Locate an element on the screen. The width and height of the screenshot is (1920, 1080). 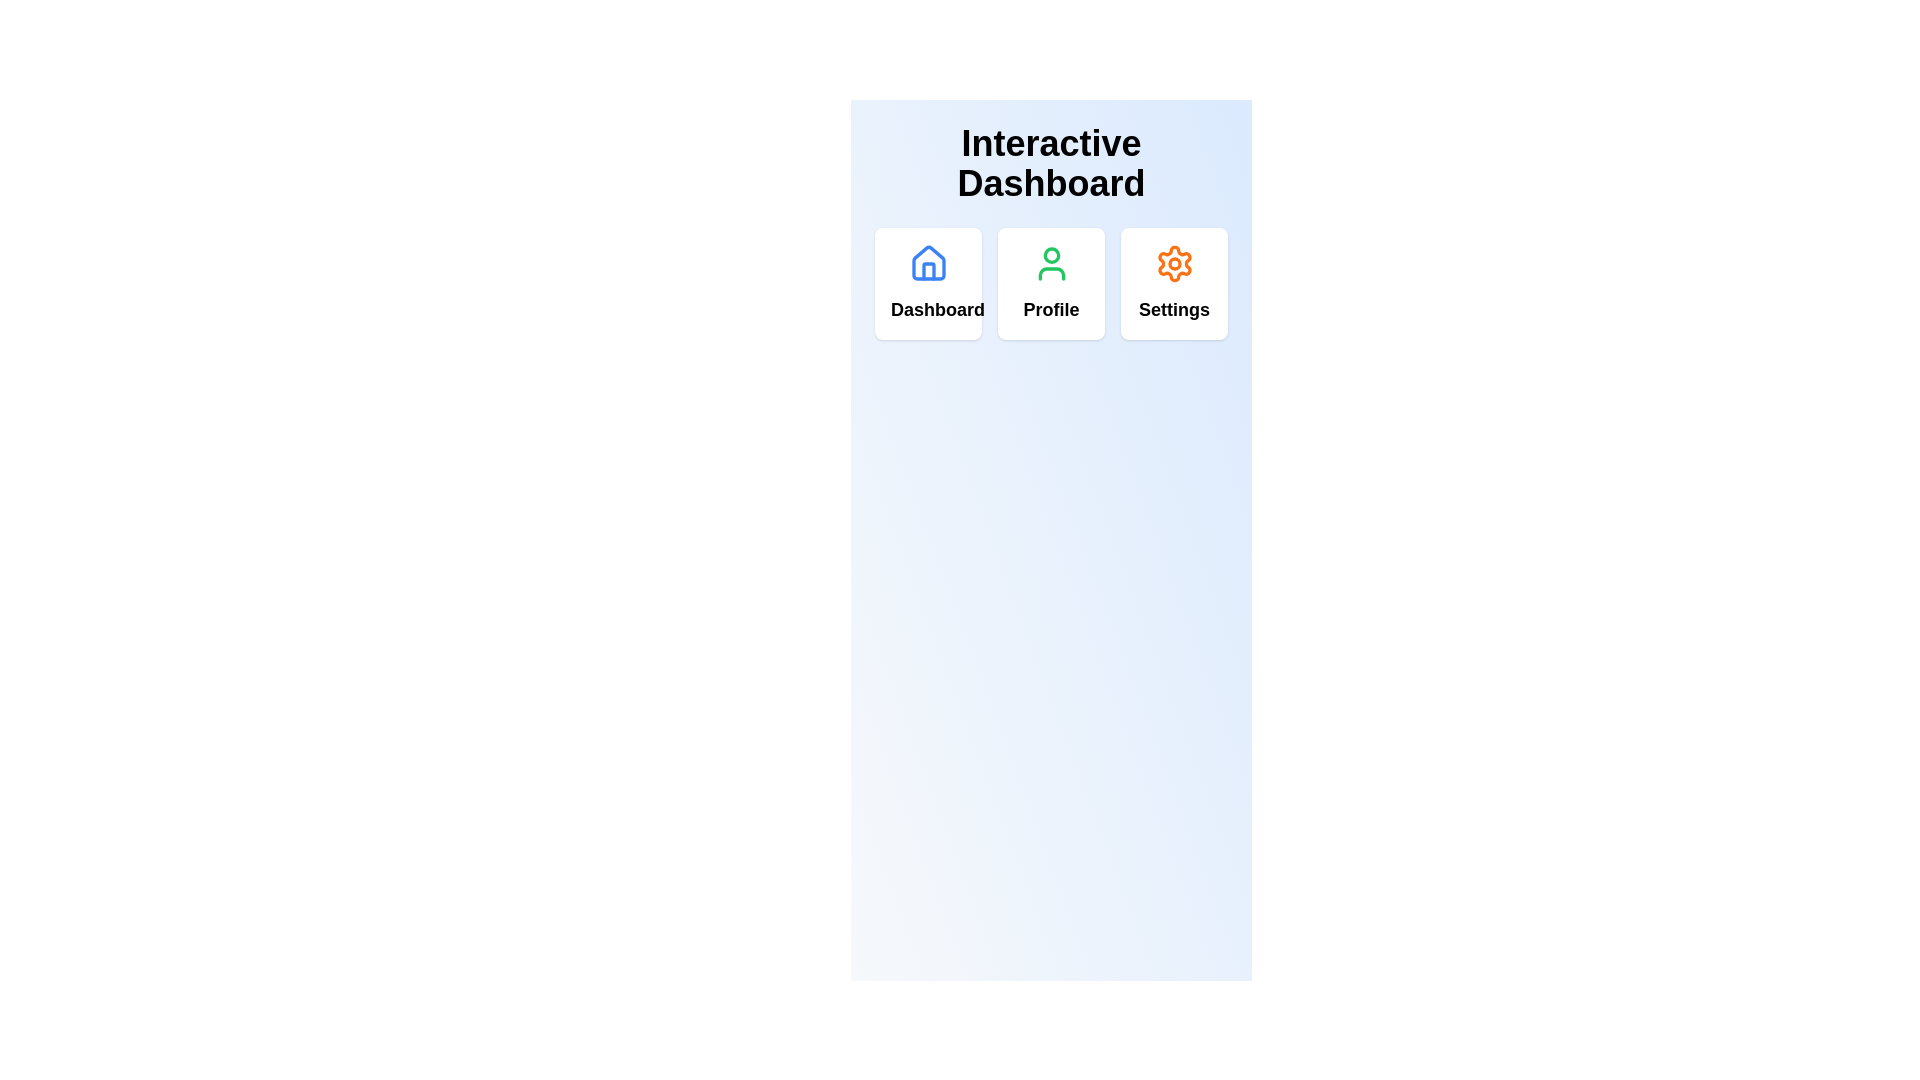
the orange gear-like settings icon located at the top section of the 'Settings' card, which is the third card below the 'Interactive Dashboard' text is located at coordinates (1174, 262).